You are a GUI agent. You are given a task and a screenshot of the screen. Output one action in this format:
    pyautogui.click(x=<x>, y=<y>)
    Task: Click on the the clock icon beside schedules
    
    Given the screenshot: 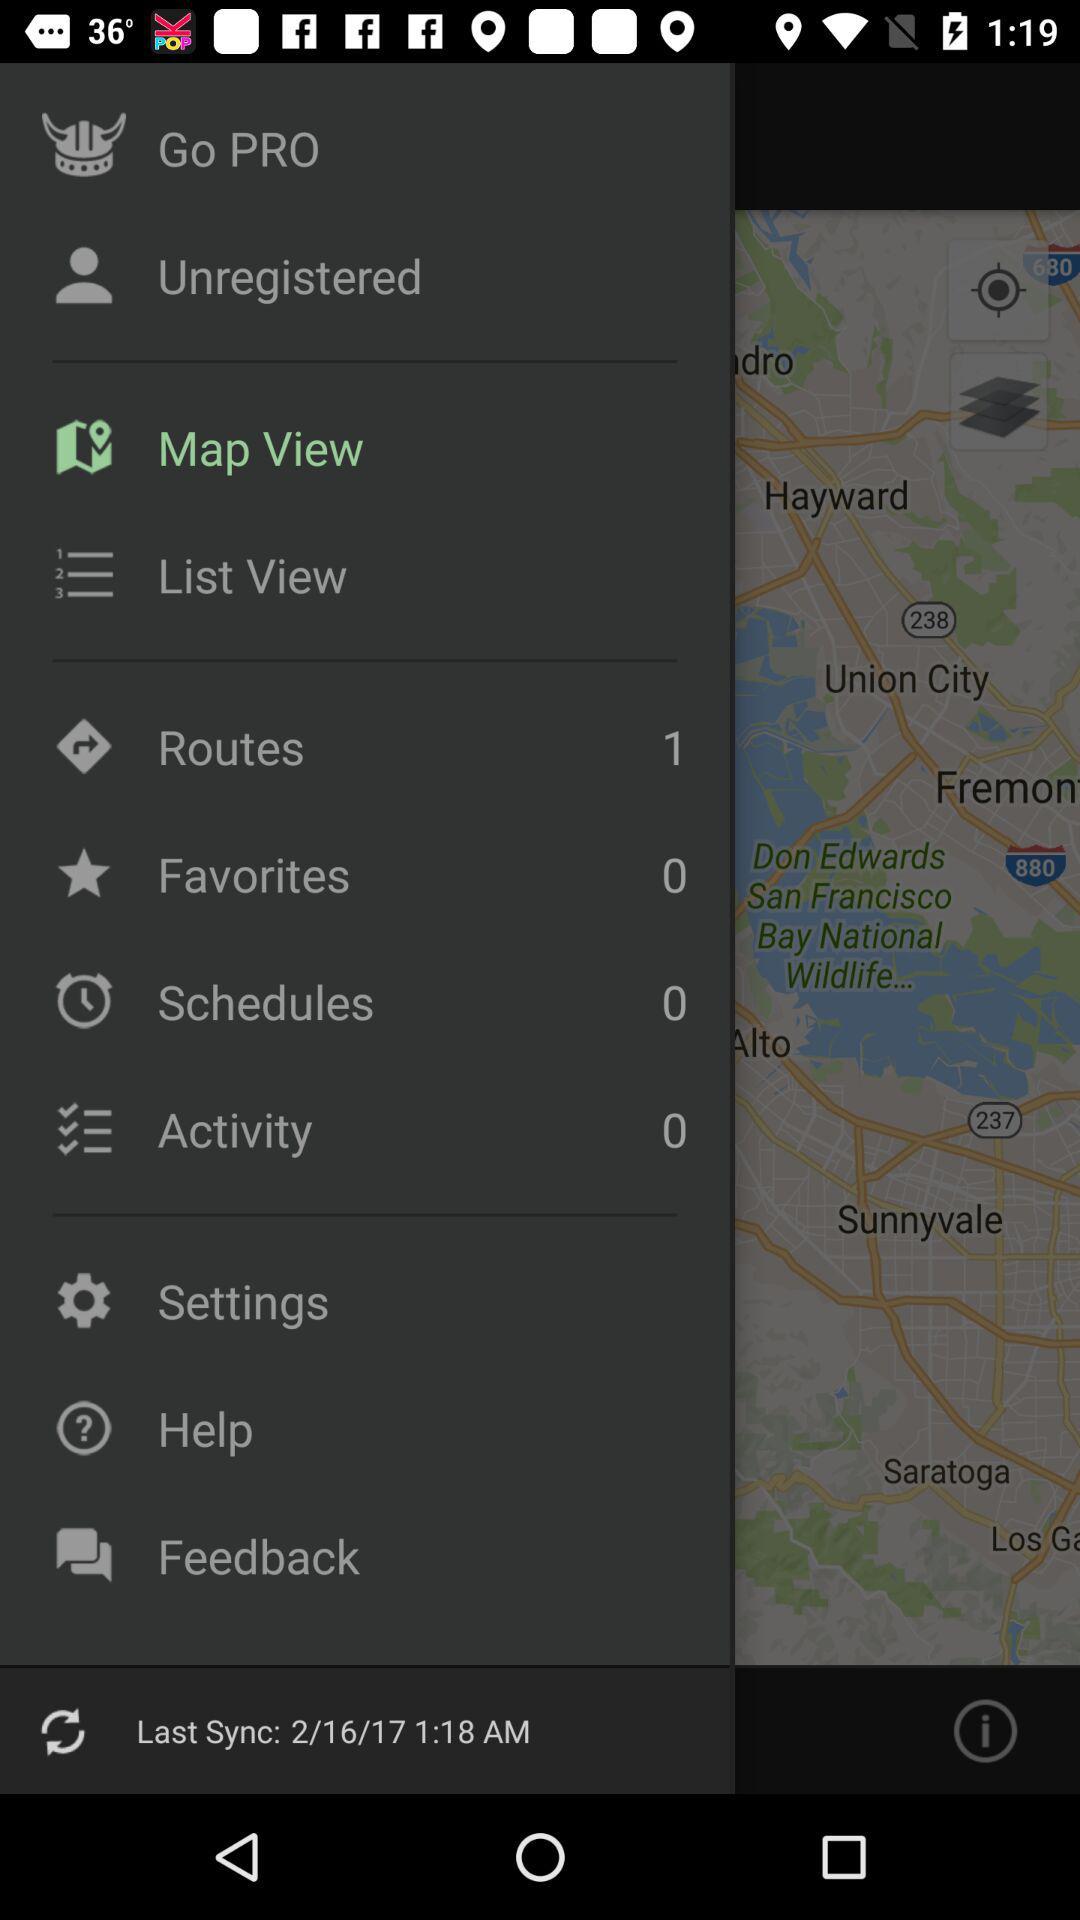 What is the action you would take?
    pyautogui.click(x=83, y=1001)
    